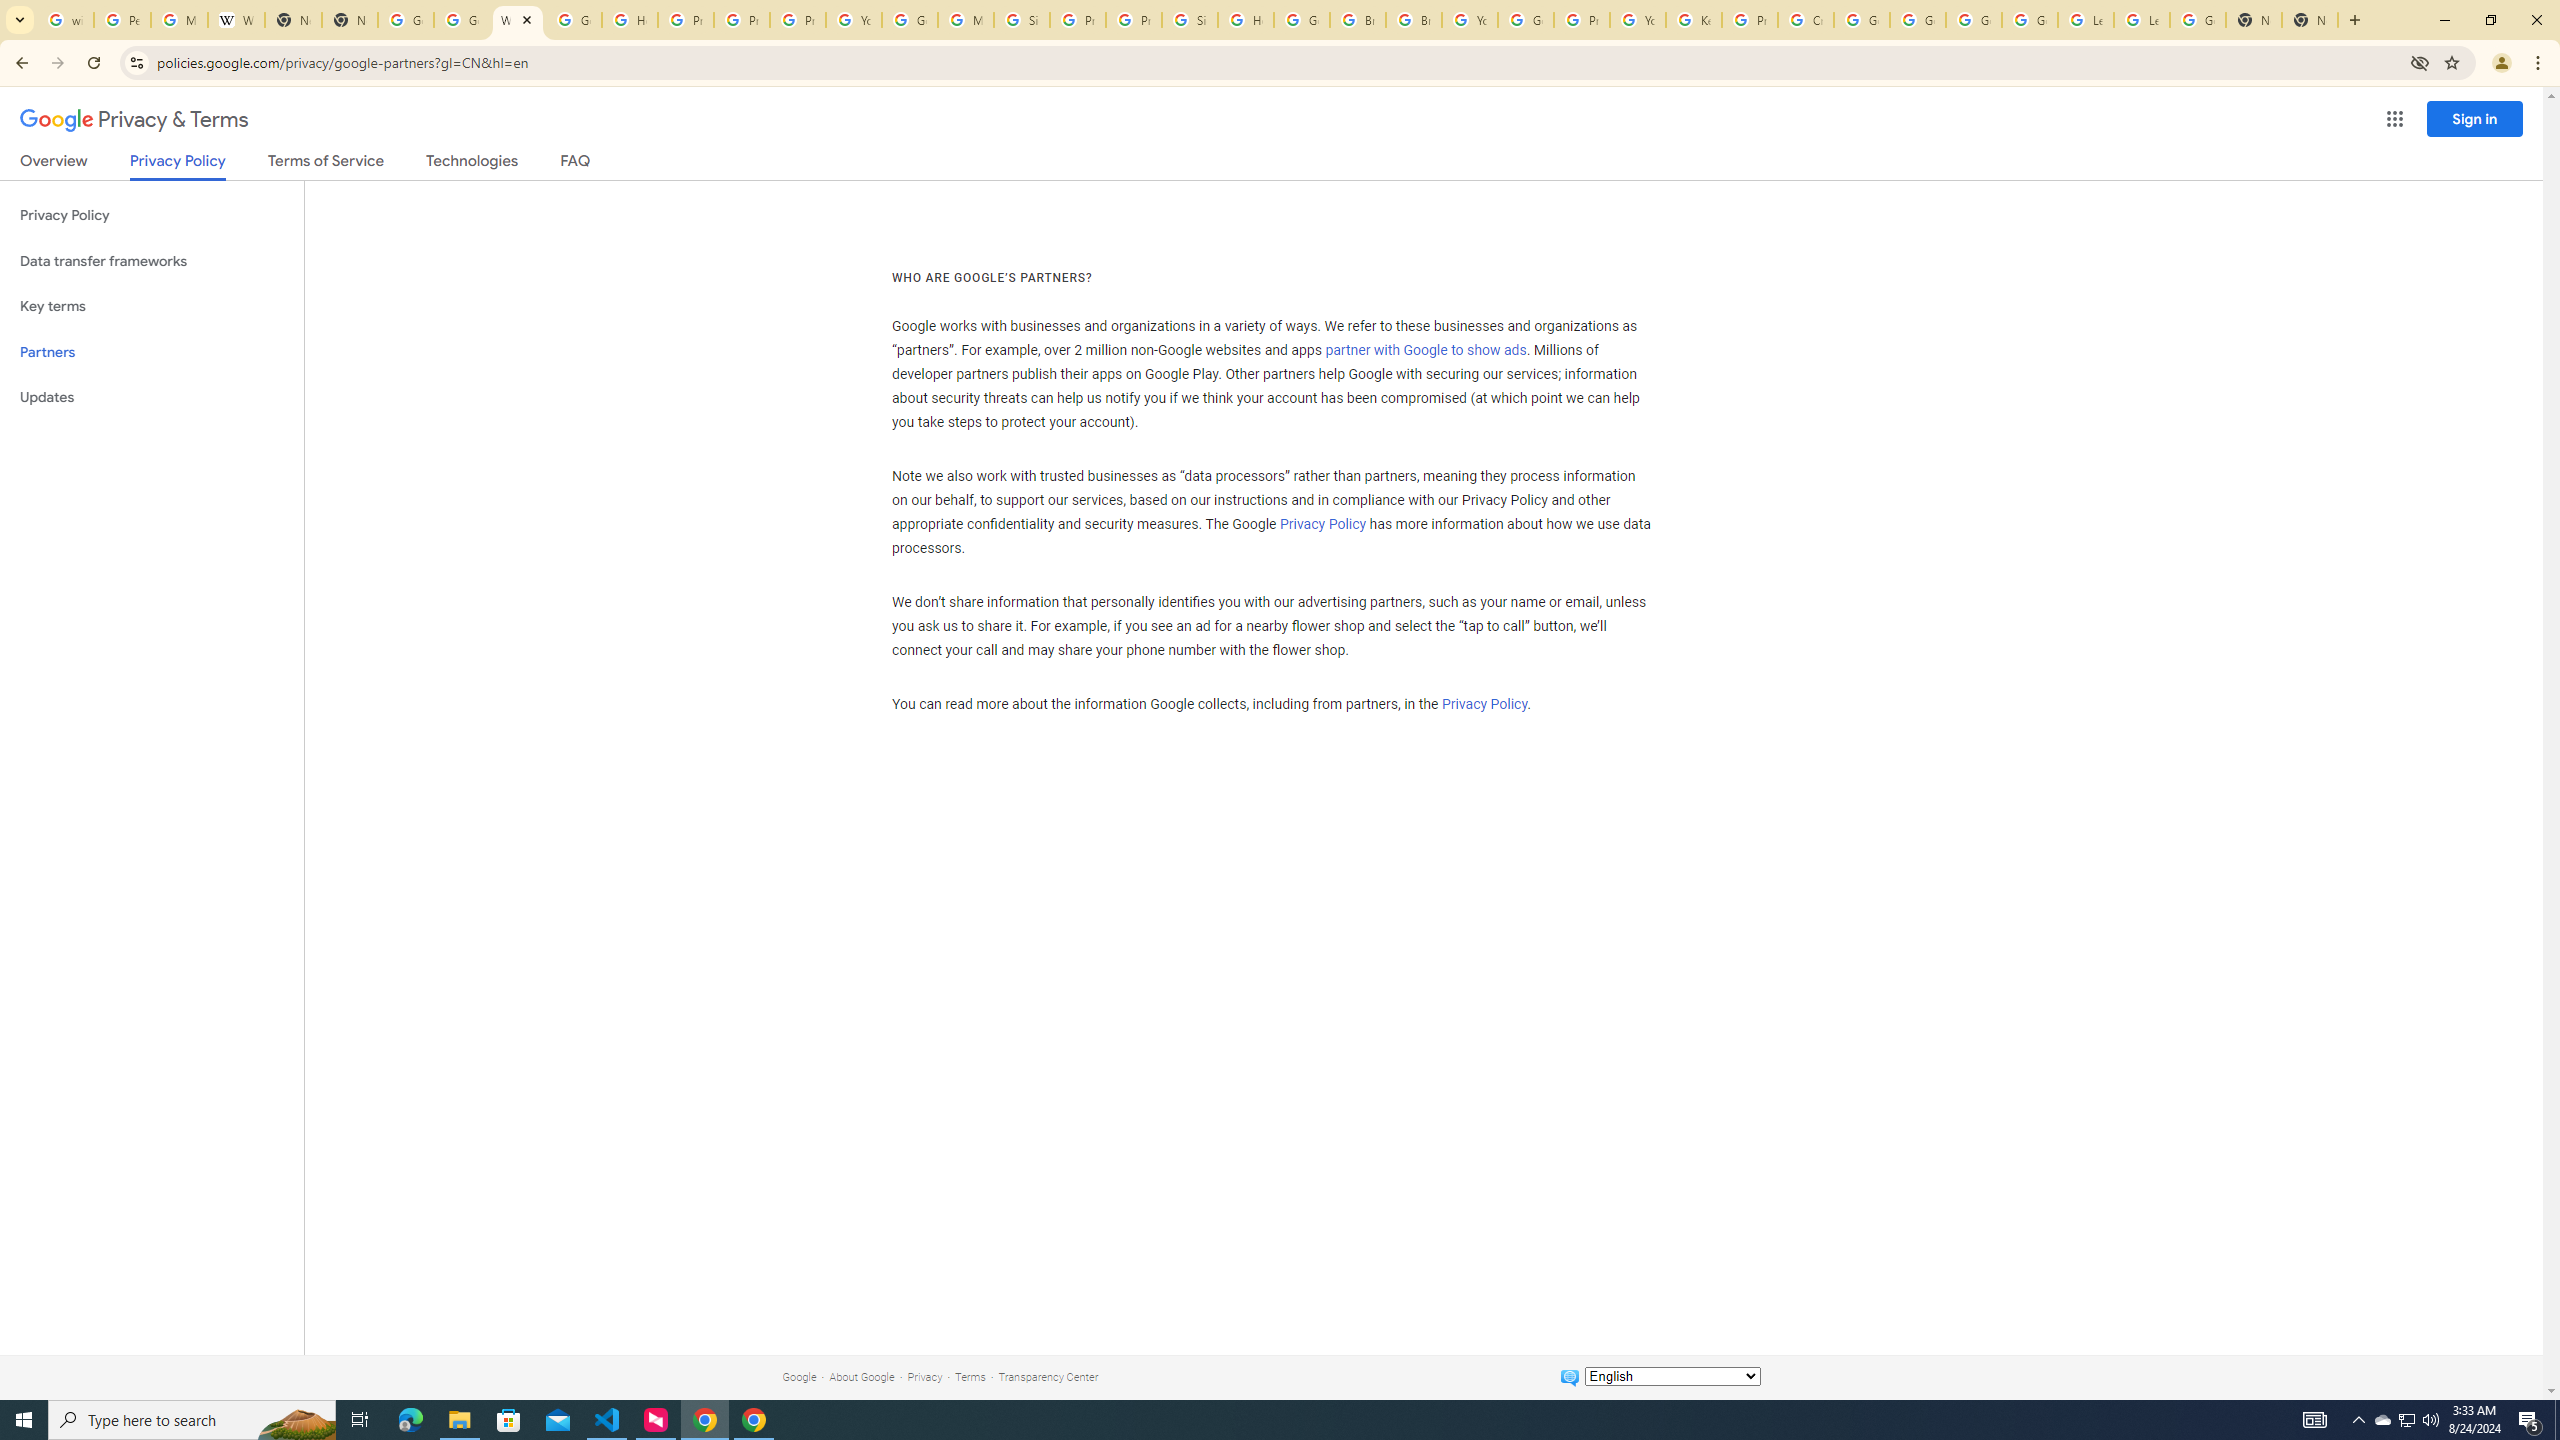 This screenshot has width=2560, height=1440. What do you see at coordinates (1022, 19) in the screenshot?
I see `'Sign in - Google Accounts'` at bounding box center [1022, 19].